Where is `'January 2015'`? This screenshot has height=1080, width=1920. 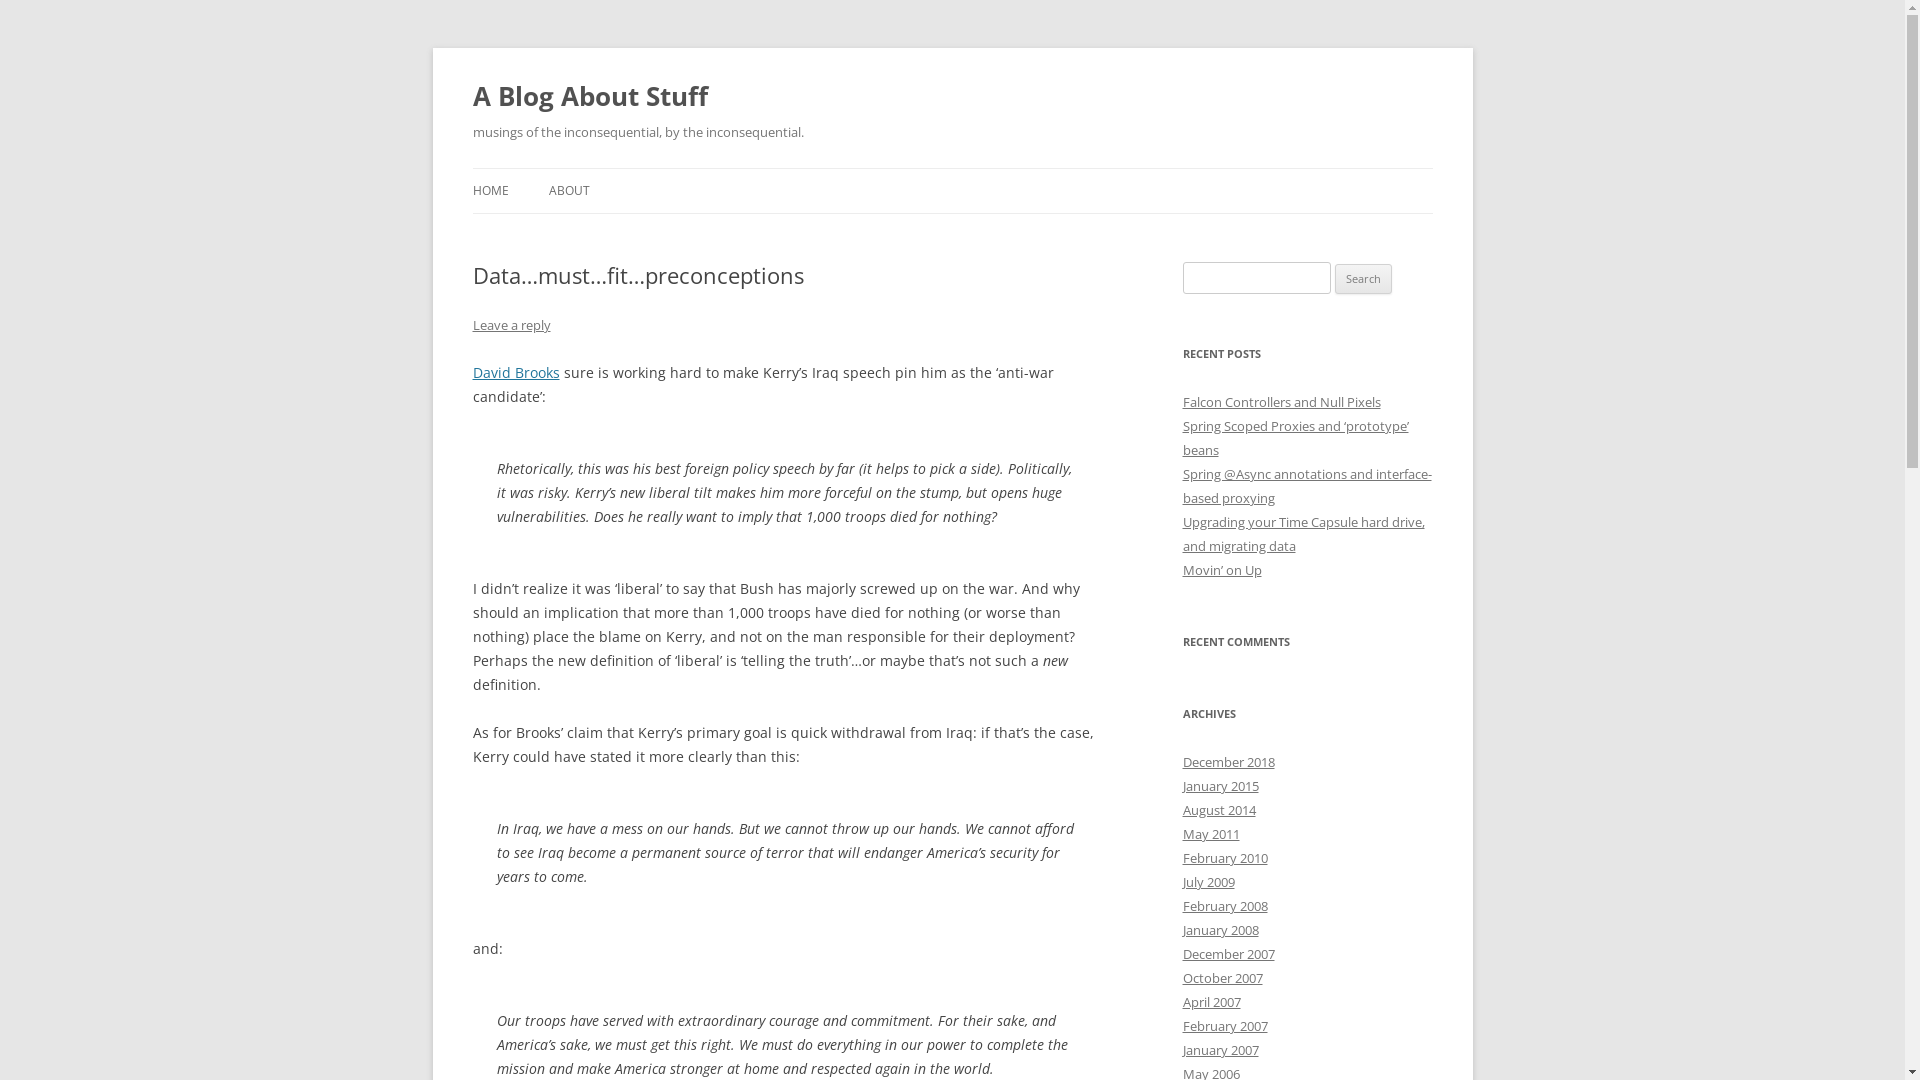
'January 2015' is located at coordinates (1218, 785).